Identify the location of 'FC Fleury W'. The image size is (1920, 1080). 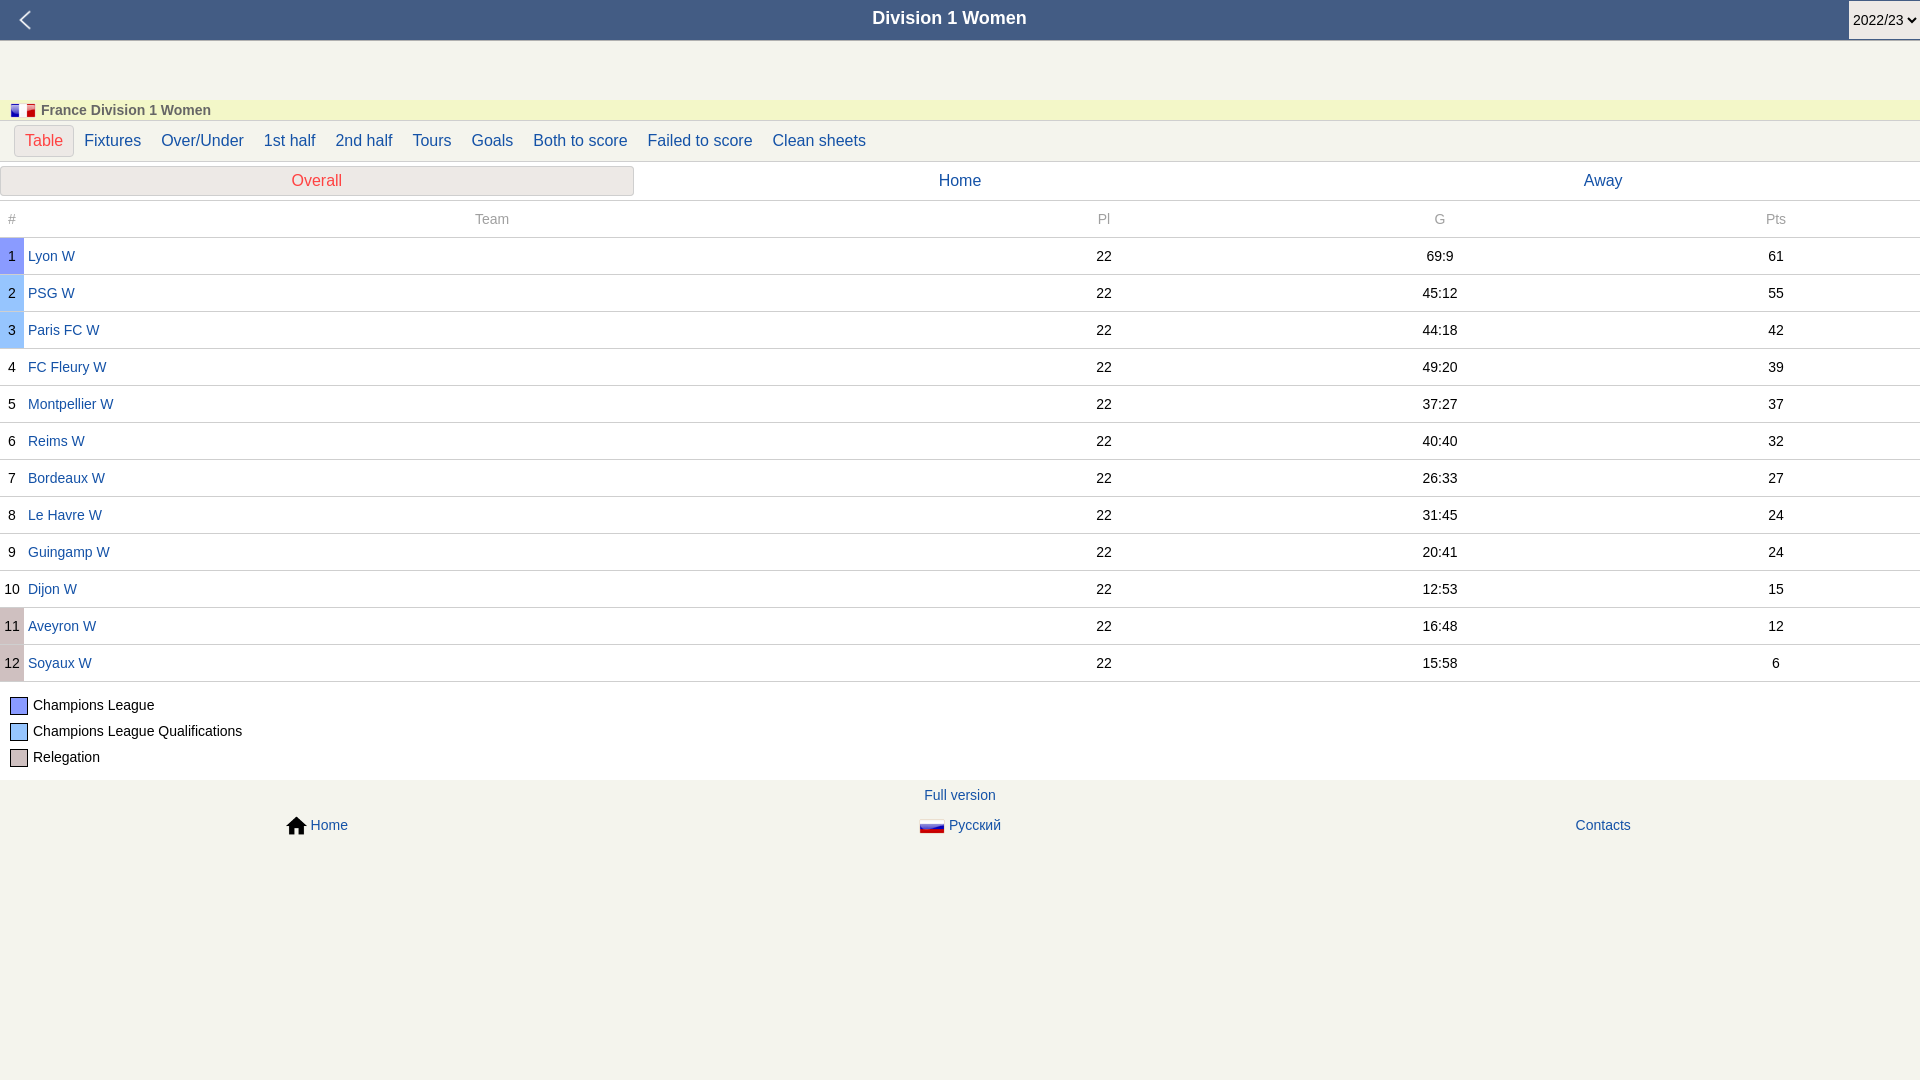
(28, 366).